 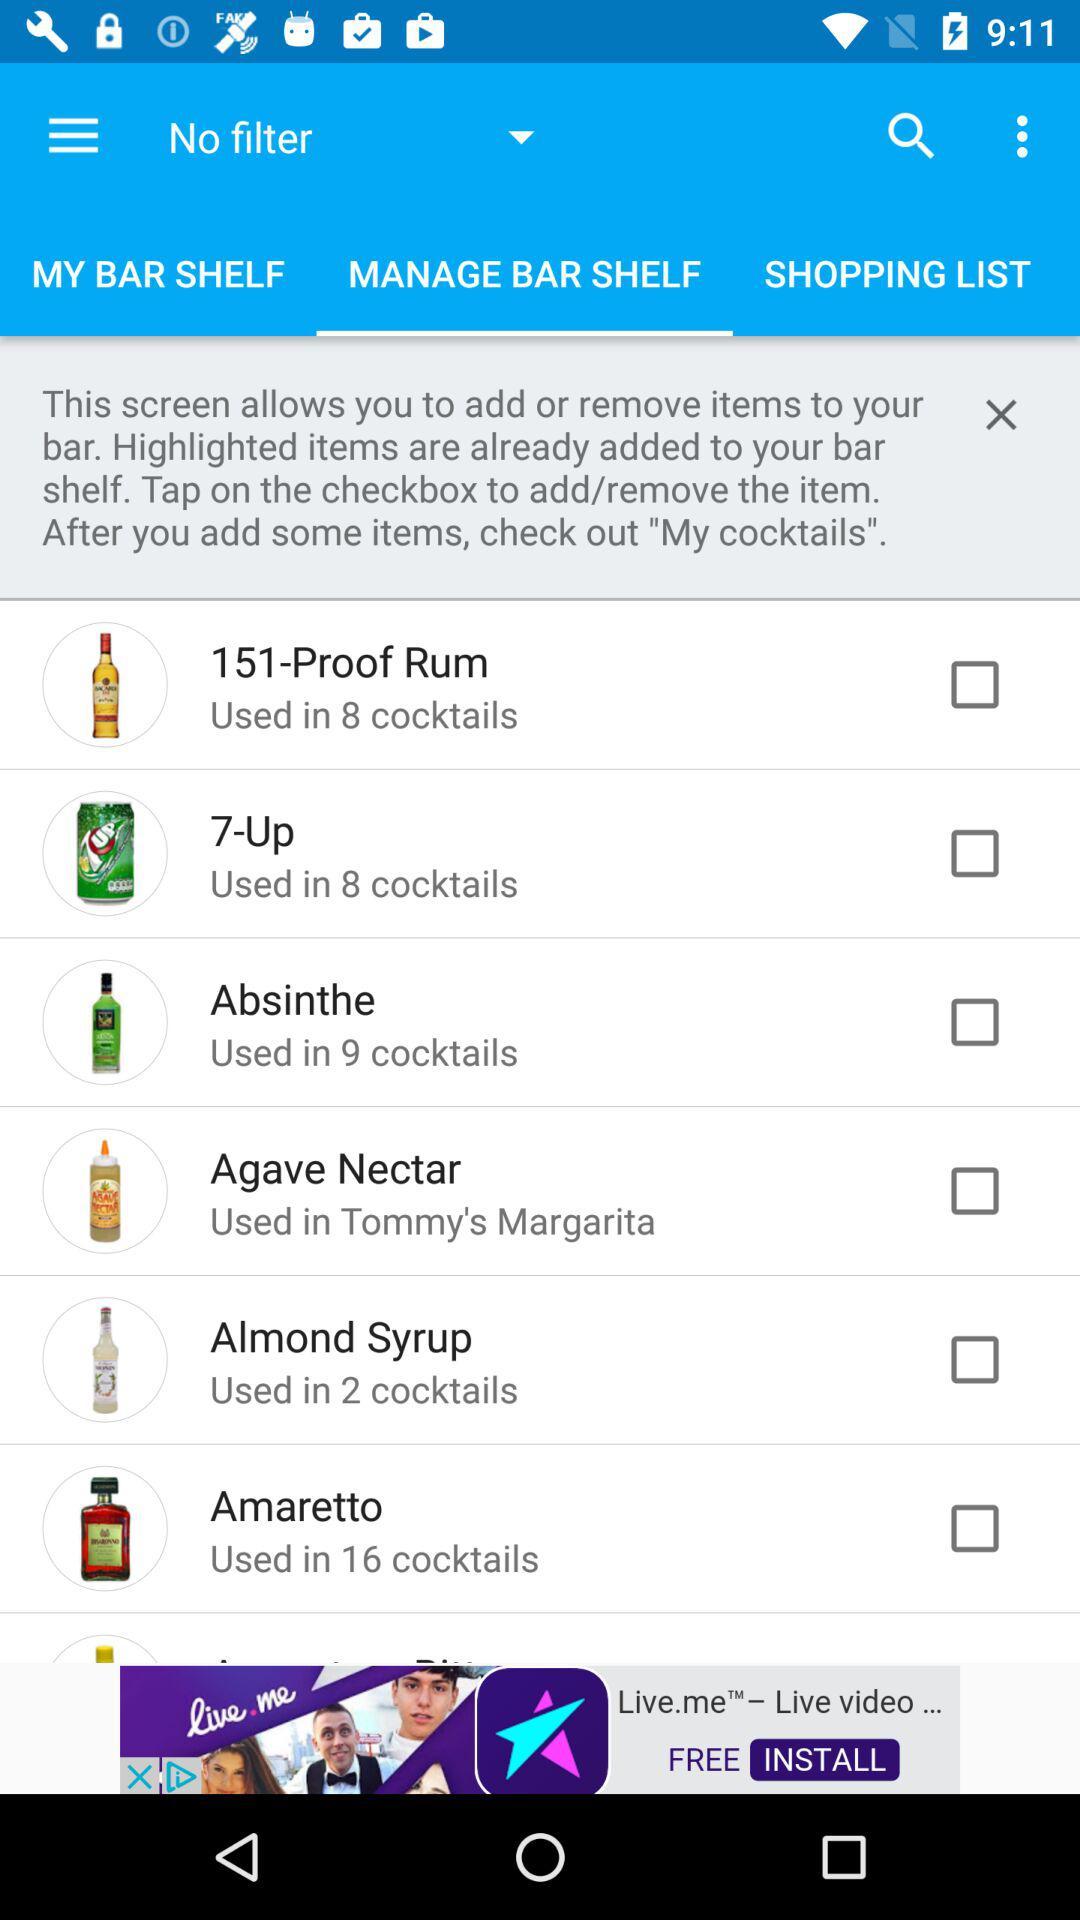 I want to click on check box option, so click(x=995, y=684).